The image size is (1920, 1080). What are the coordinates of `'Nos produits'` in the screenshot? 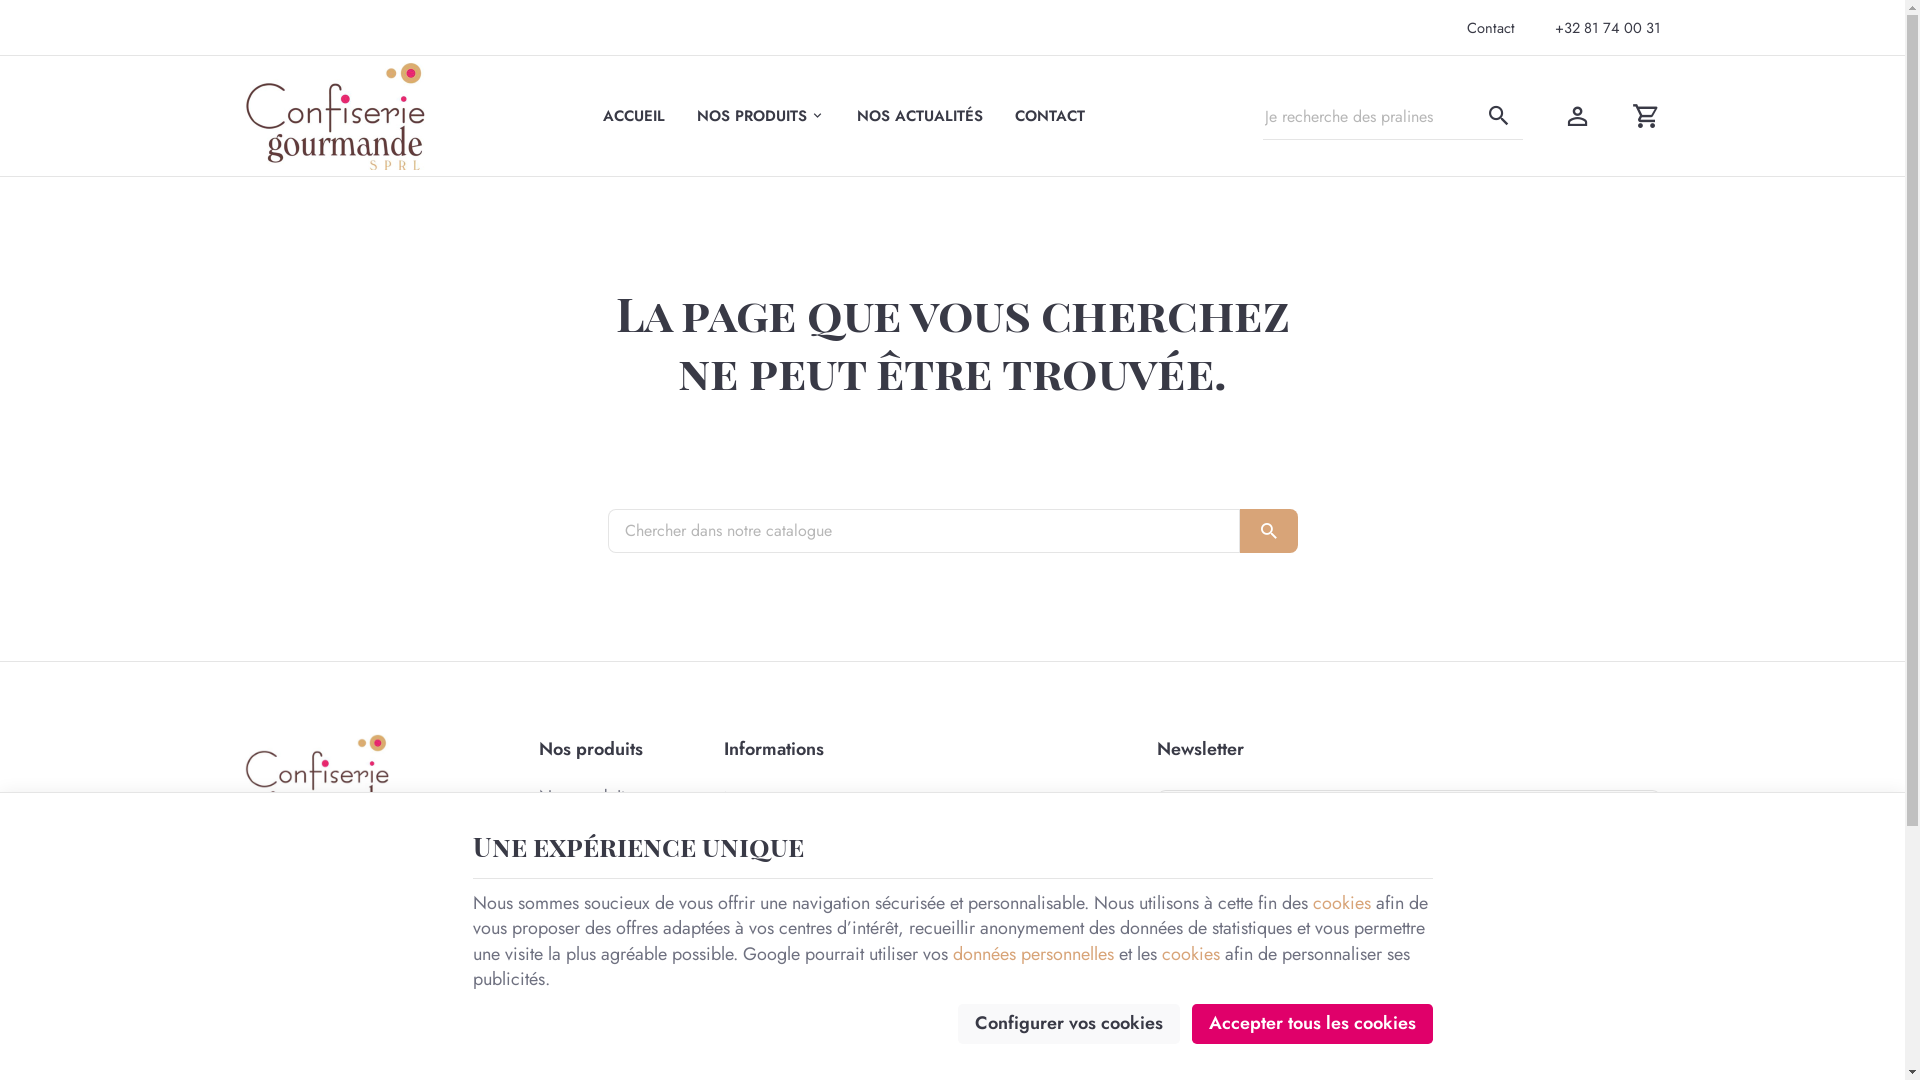 It's located at (618, 794).